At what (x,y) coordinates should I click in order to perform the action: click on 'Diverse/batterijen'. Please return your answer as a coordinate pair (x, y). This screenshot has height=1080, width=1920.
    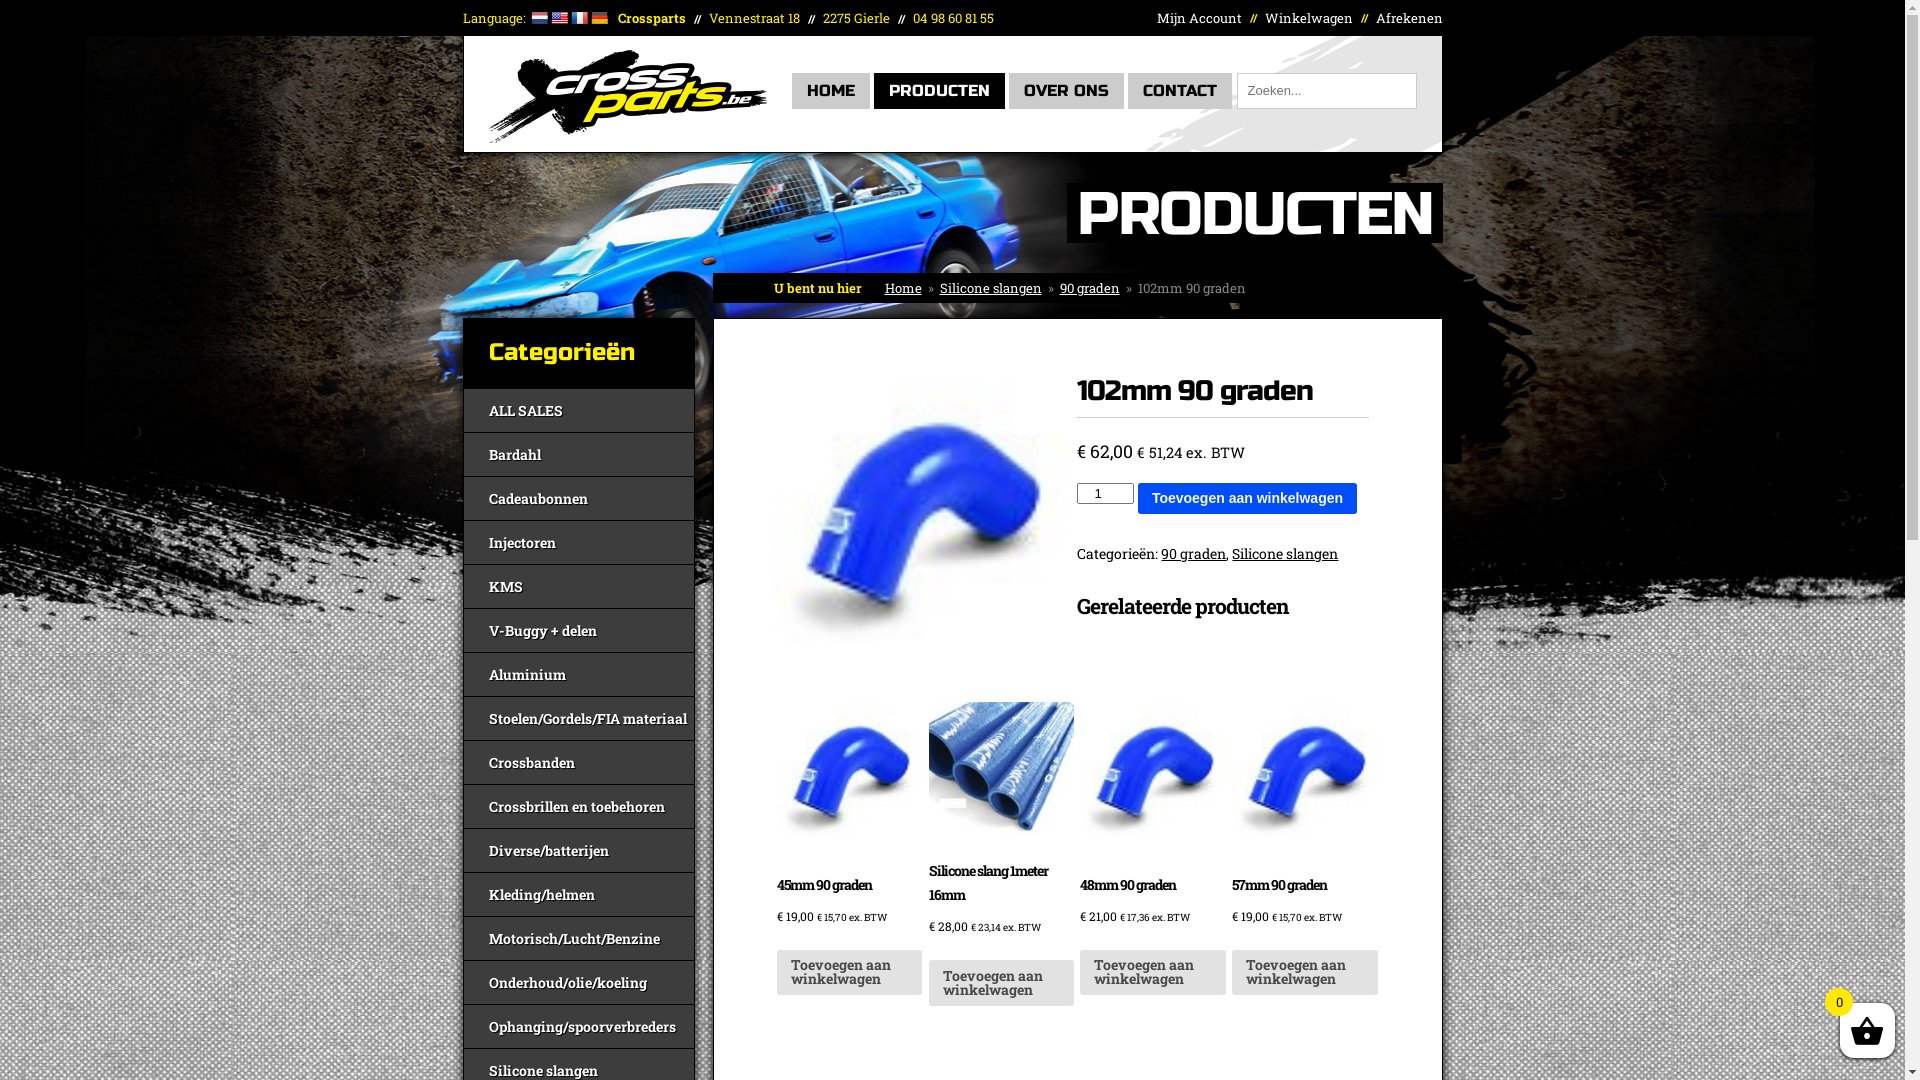
    Looking at the image, I should click on (578, 849).